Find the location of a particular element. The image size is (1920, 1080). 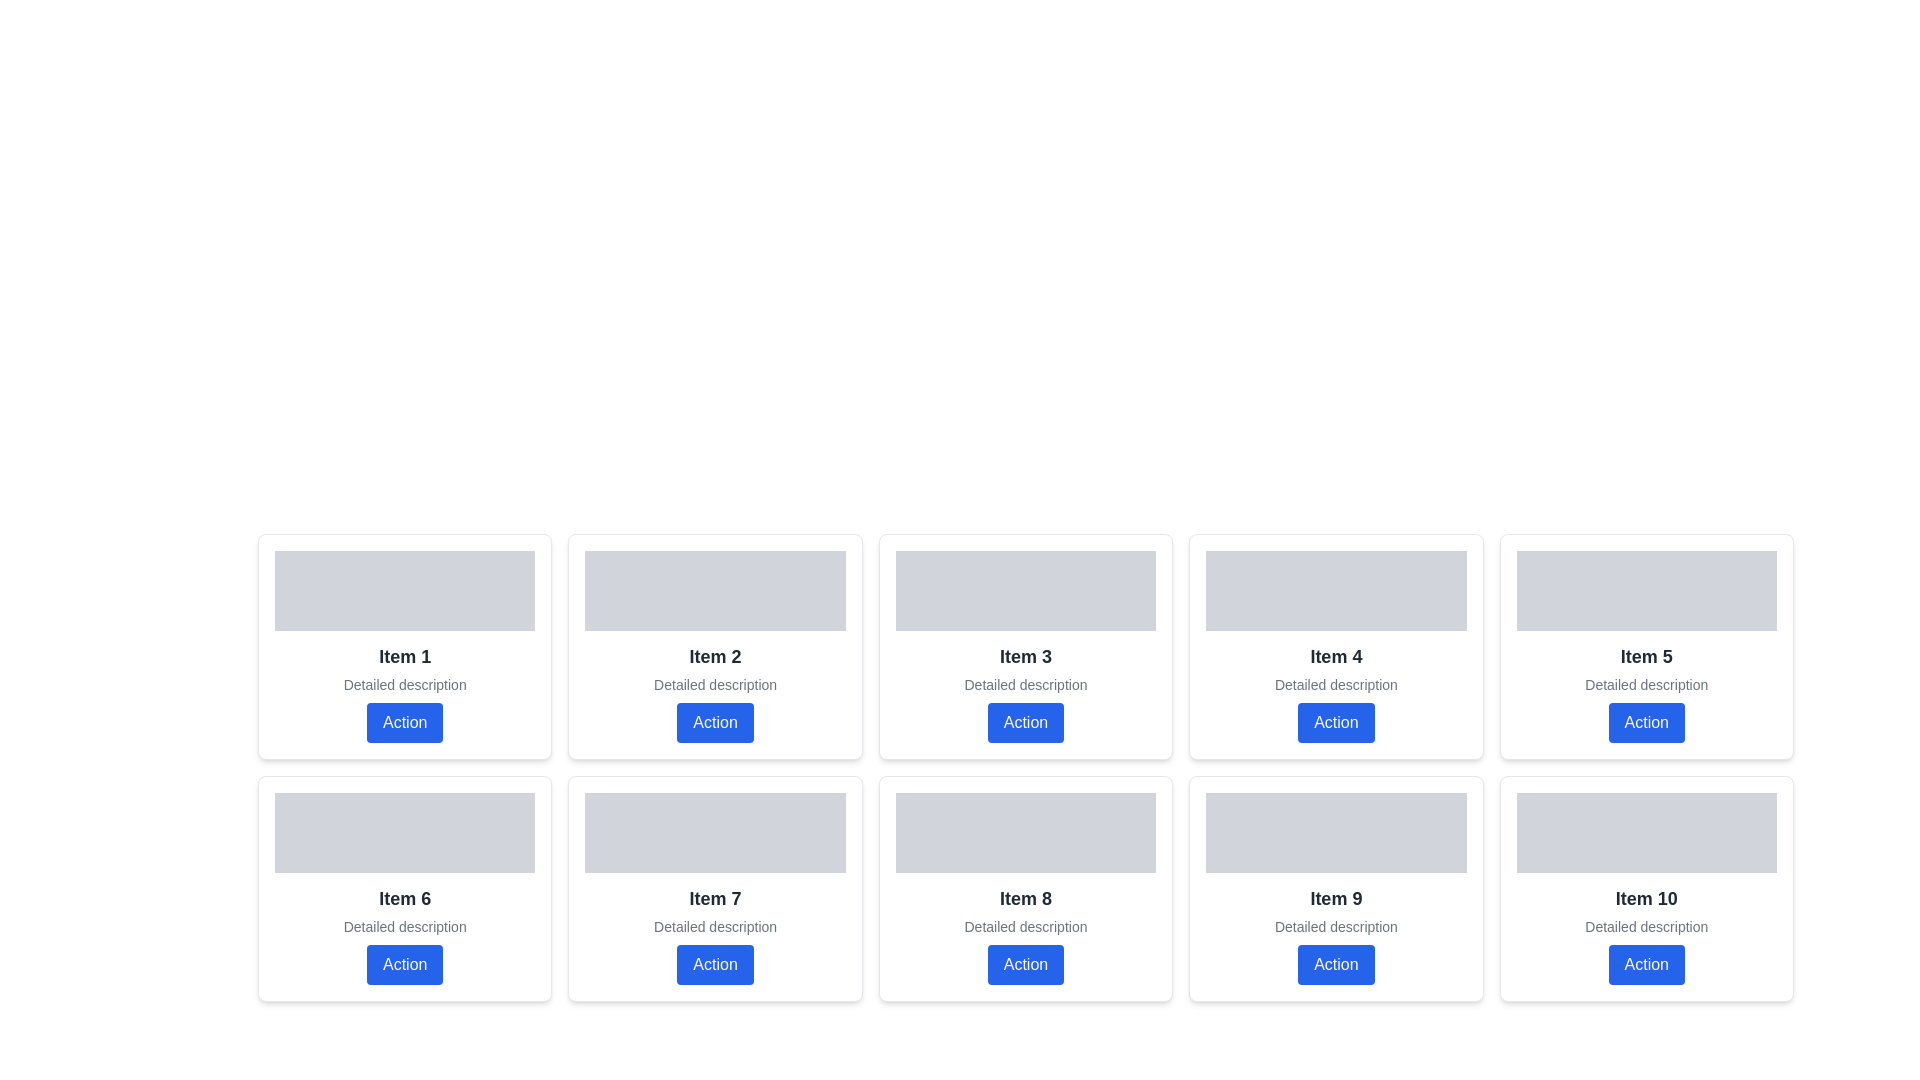

the text label displaying 'Item 3', which is the title of the third card in the first row of a grid layout is located at coordinates (1026, 656).